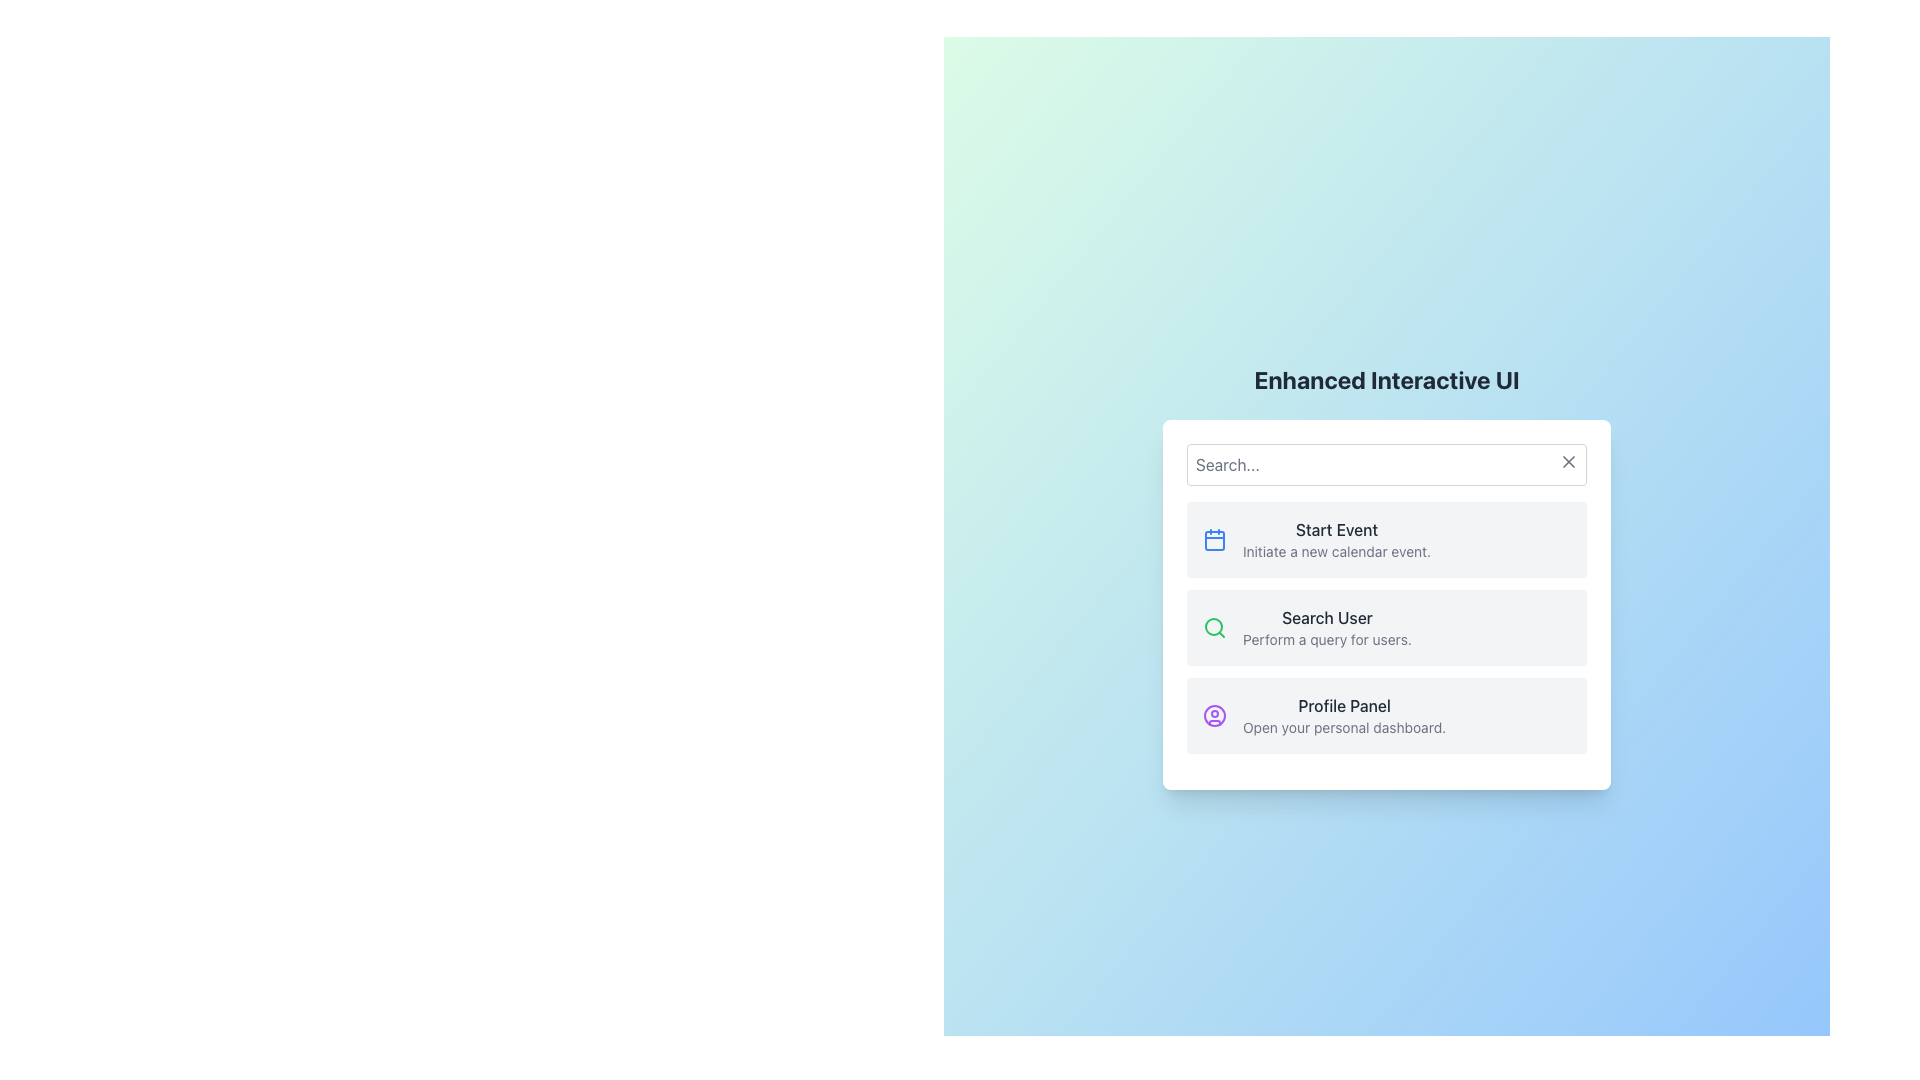 The width and height of the screenshot is (1920, 1080). Describe the element at coordinates (1568, 462) in the screenshot. I see `the clear button located in the top-right corner of the search input field to observe the color change to red` at that location.